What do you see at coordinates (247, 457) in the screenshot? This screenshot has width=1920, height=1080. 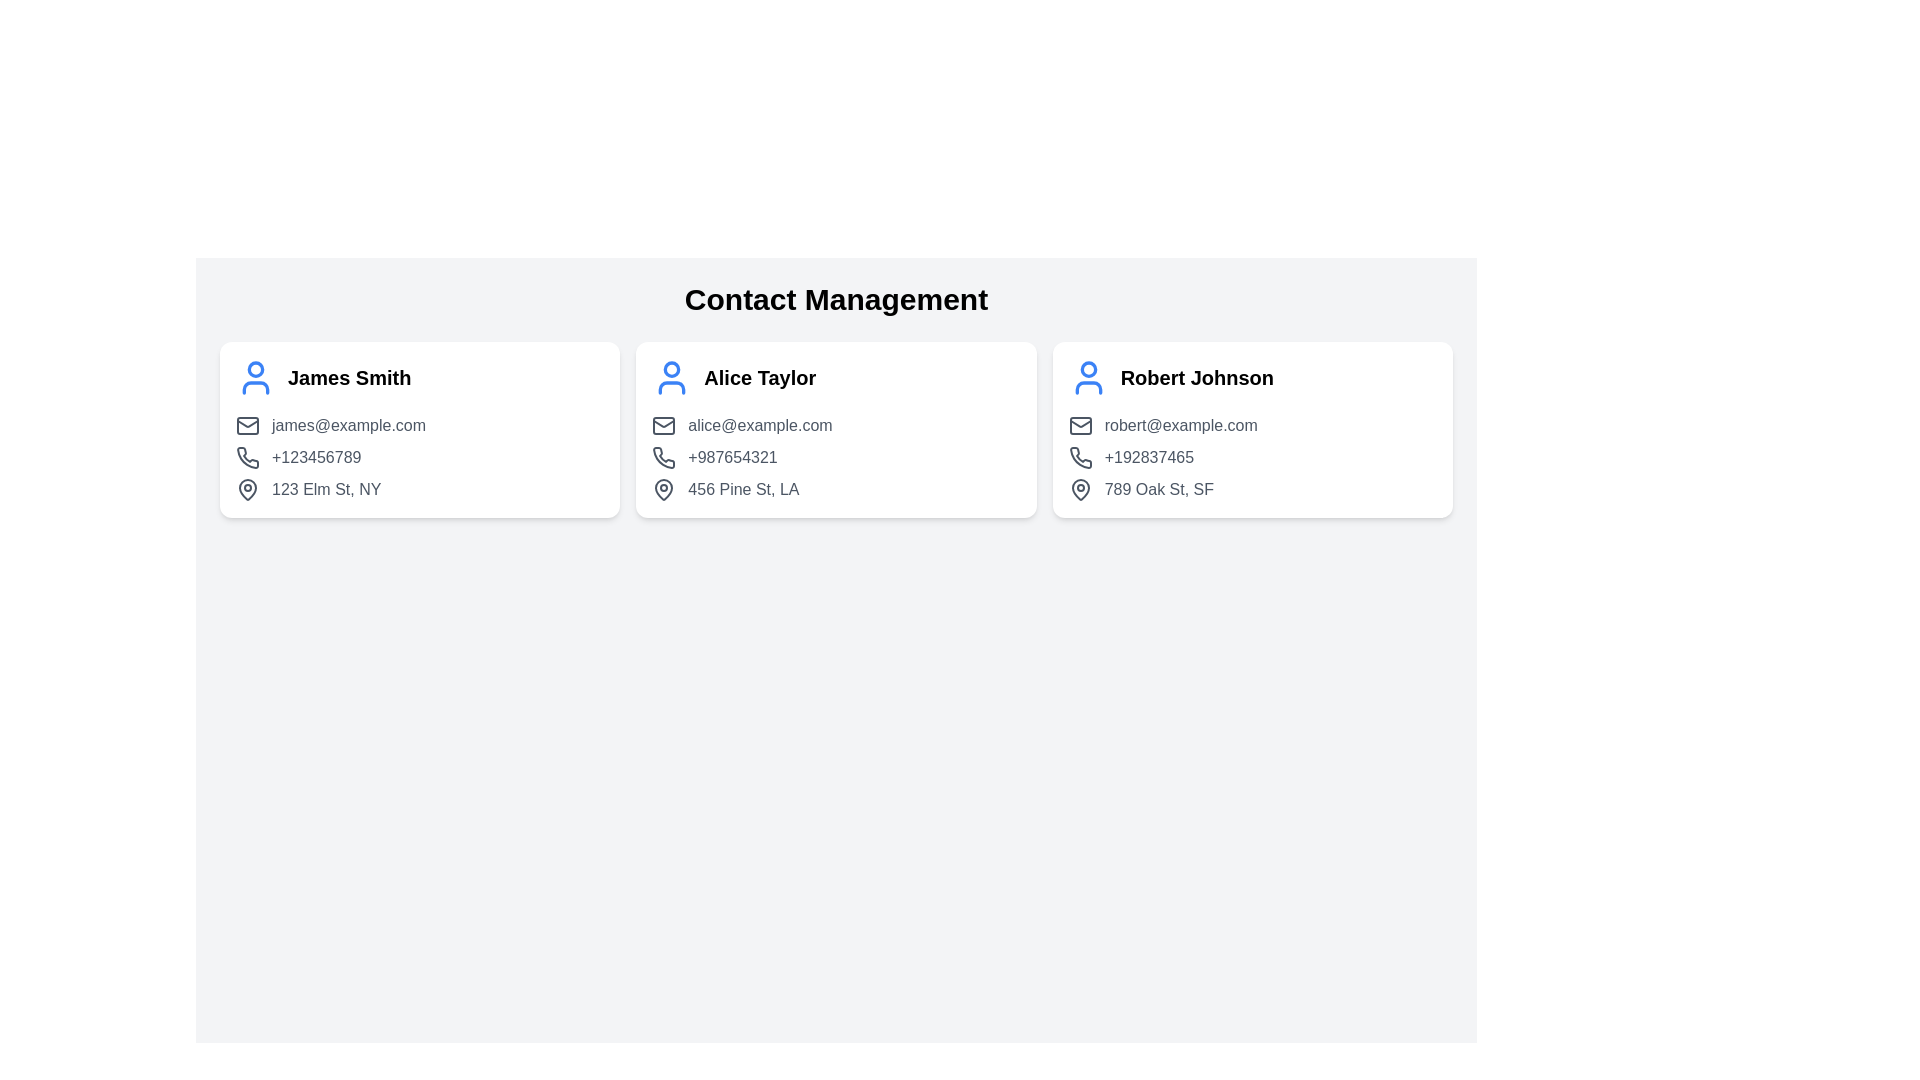 I see `the phone icon representing the phone number '+123456789' for the contact 'James Smith'` at bounding box center [247, 457].